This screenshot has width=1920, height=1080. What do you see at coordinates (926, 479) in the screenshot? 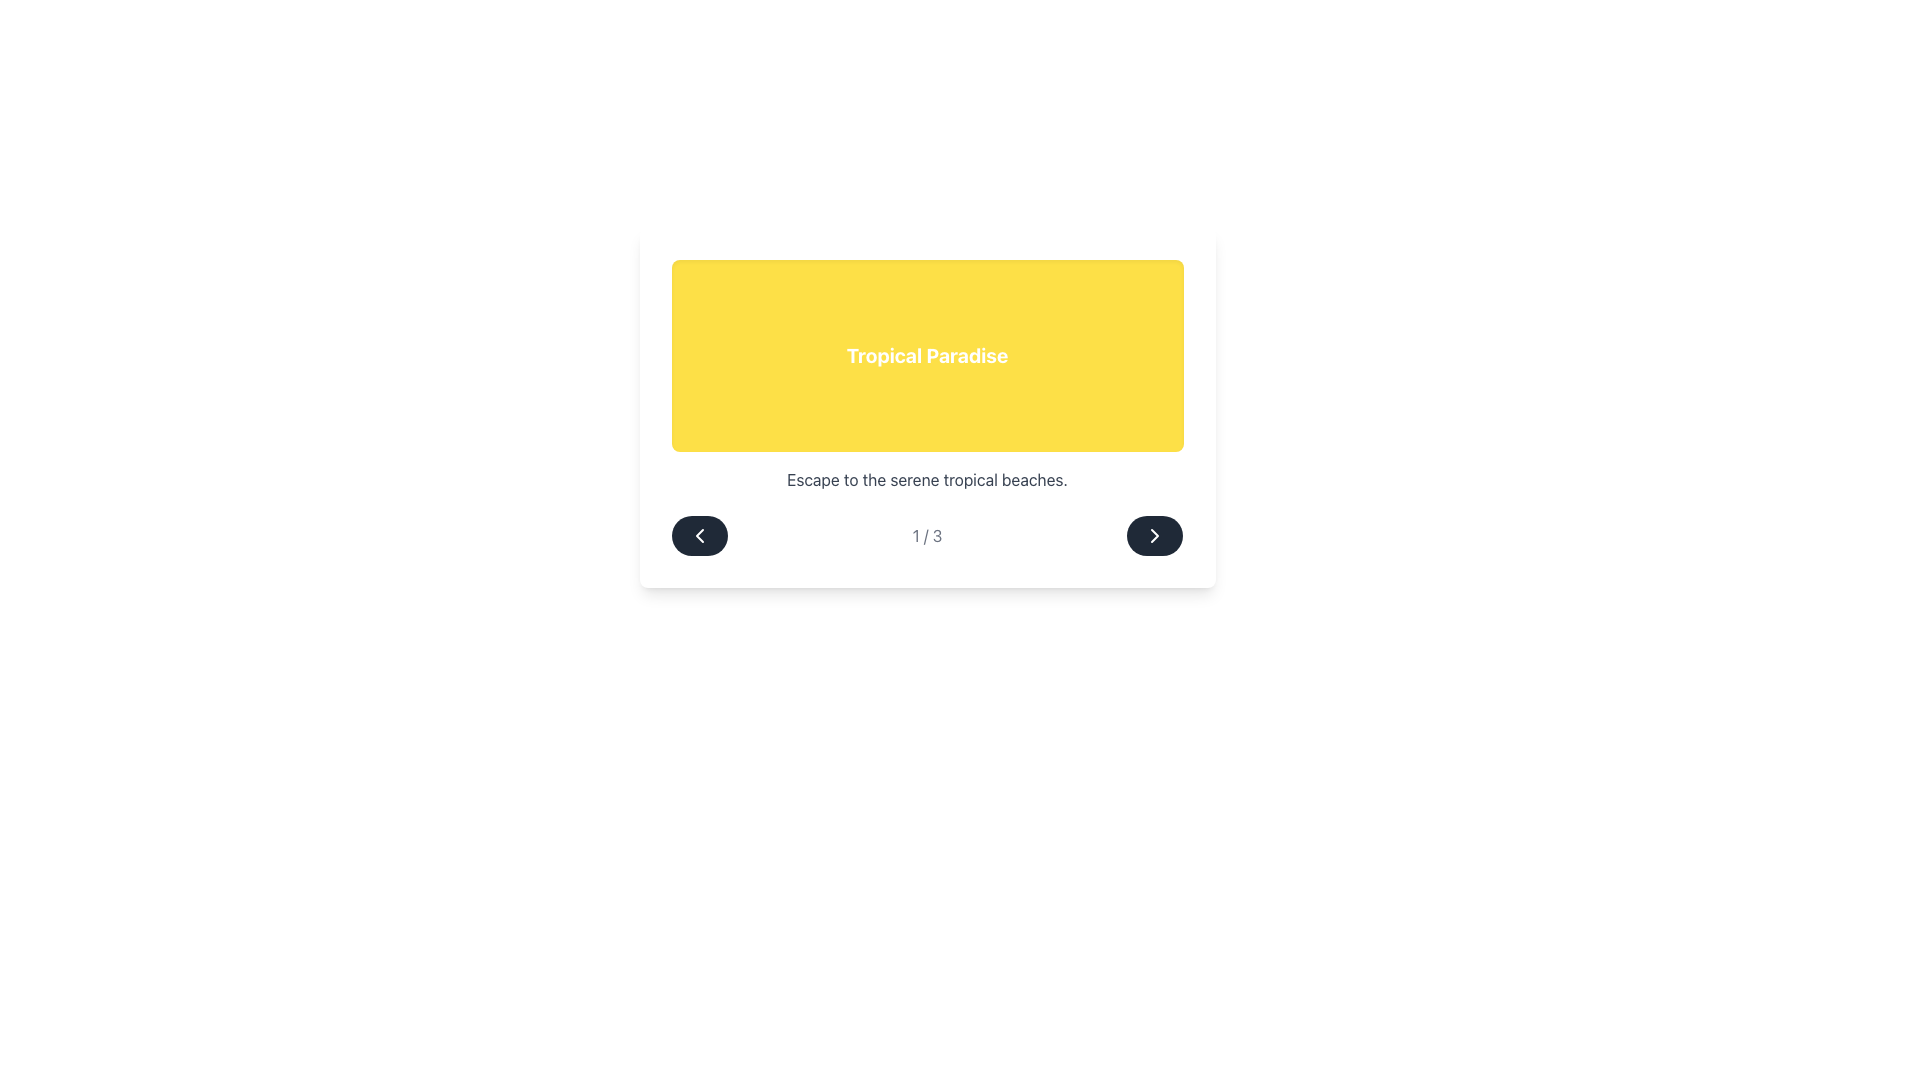
I see `the line of text that reads 'Escape to the serene tropical beaches', which is styled with a centered alignment and medium gray color, located directly below the yellow-highlighted title 'Tropical Paradise'` at bounding box center [926, 479].